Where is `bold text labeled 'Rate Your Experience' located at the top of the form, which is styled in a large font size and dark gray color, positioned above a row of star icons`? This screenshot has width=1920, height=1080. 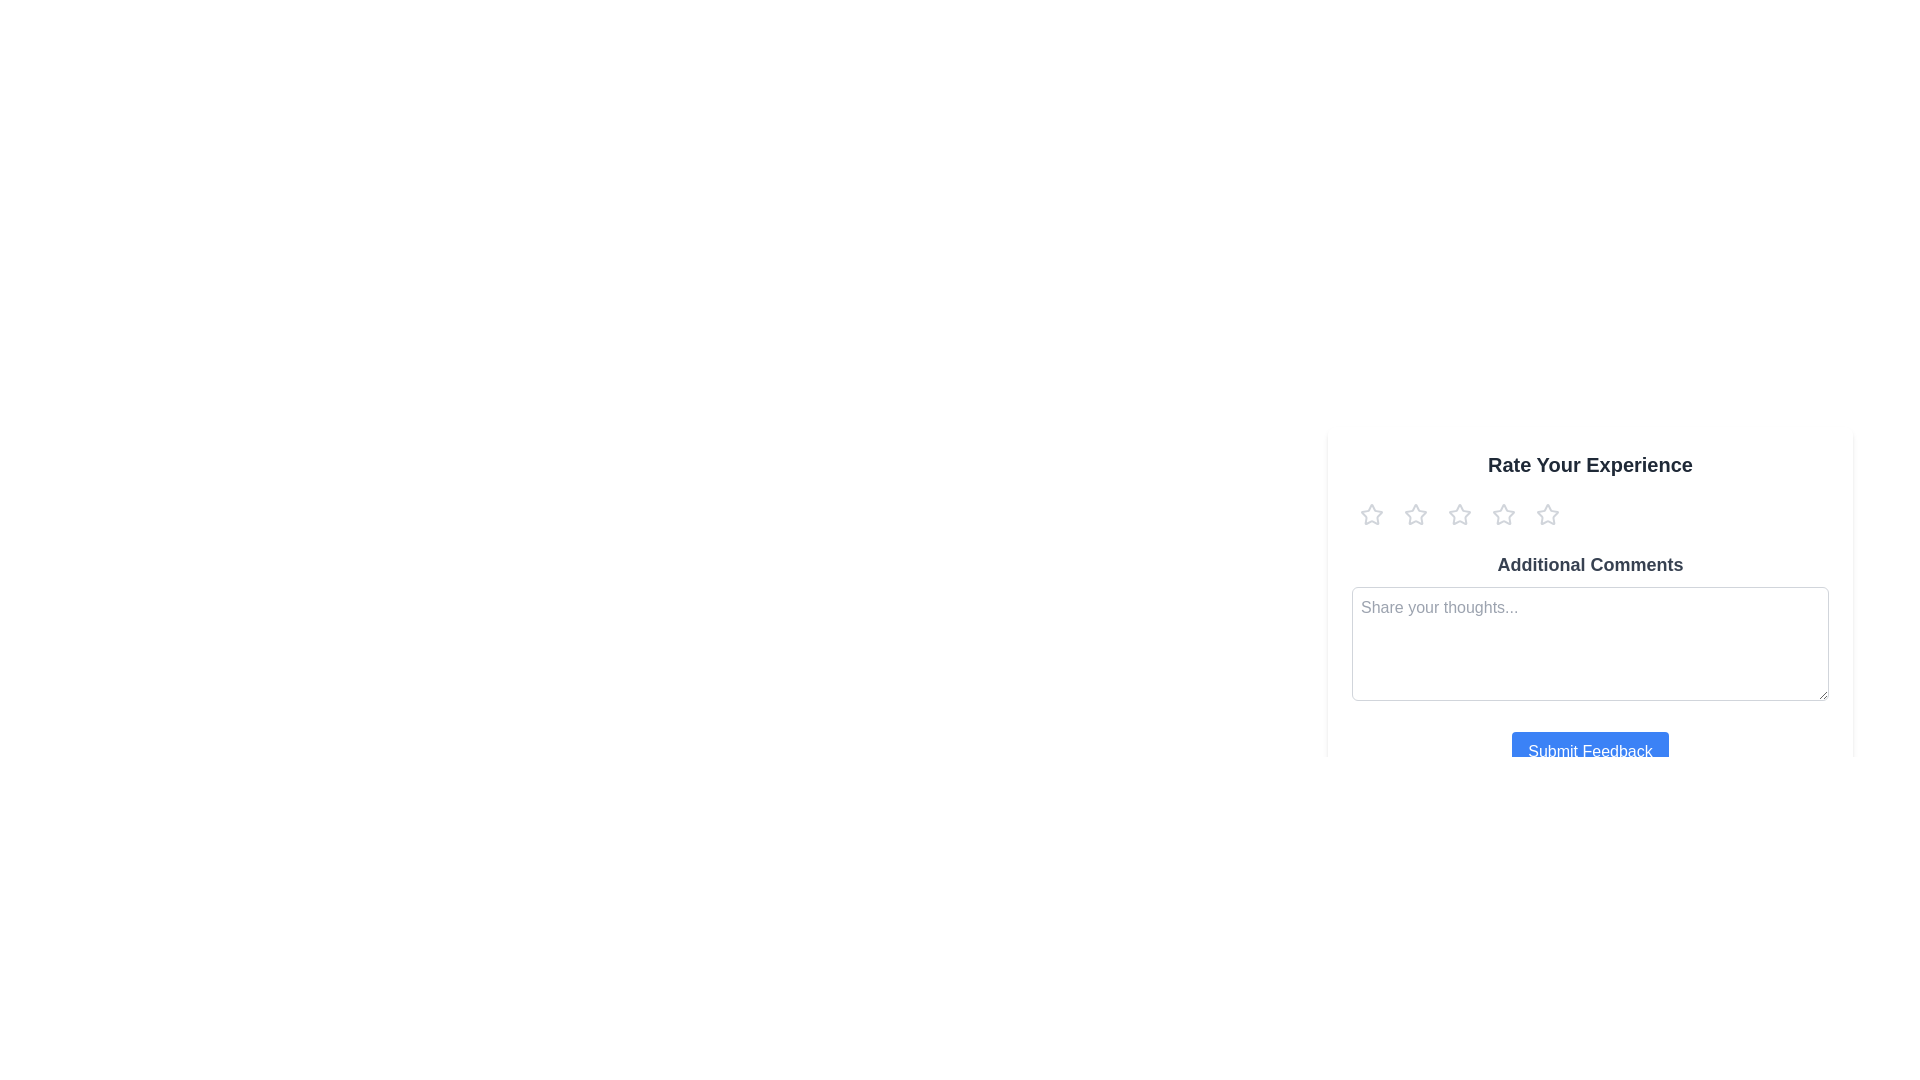 bold text labeled 'Rate Your Experience' located at the top of the form, which is styled in a large font size and dark gray color, positioned above a row of star icons is located at coordinates (1589, 465).